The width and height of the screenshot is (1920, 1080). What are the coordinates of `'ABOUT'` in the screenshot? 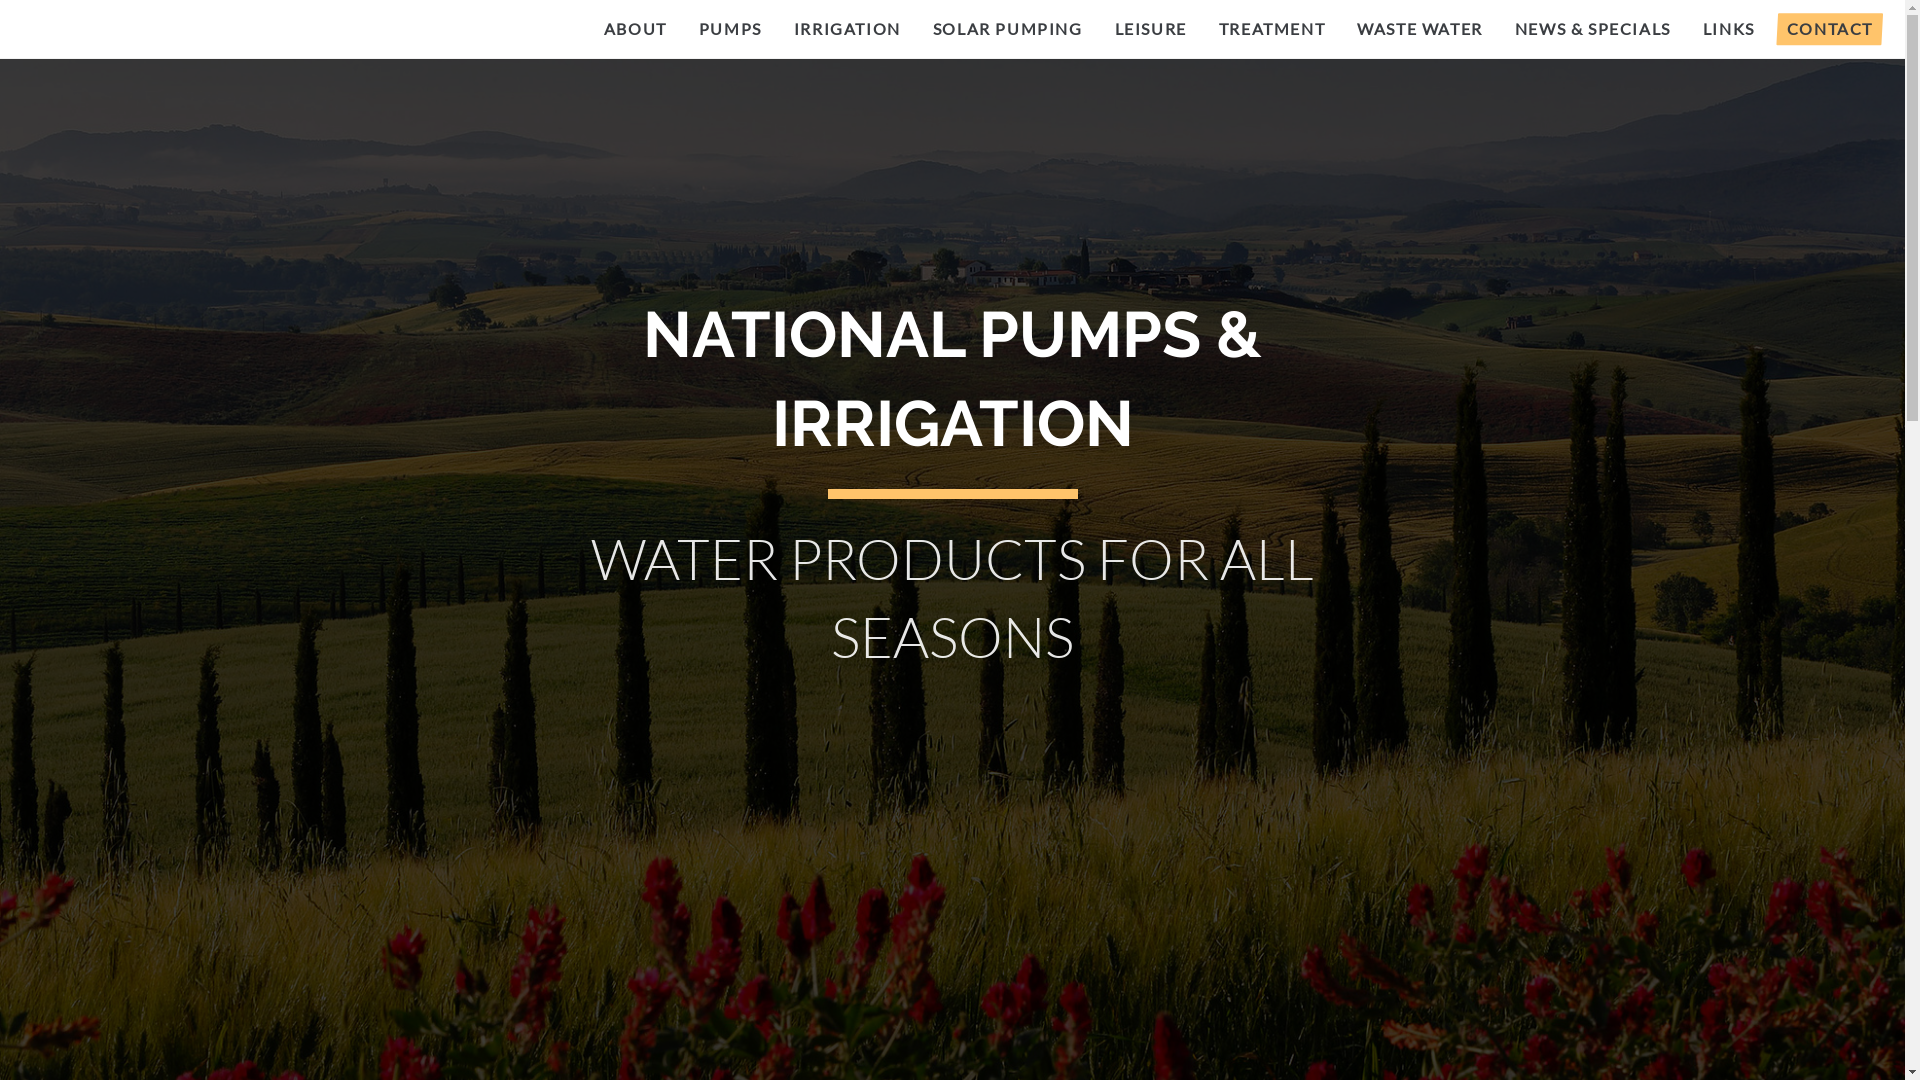 It's located at (634, 29).